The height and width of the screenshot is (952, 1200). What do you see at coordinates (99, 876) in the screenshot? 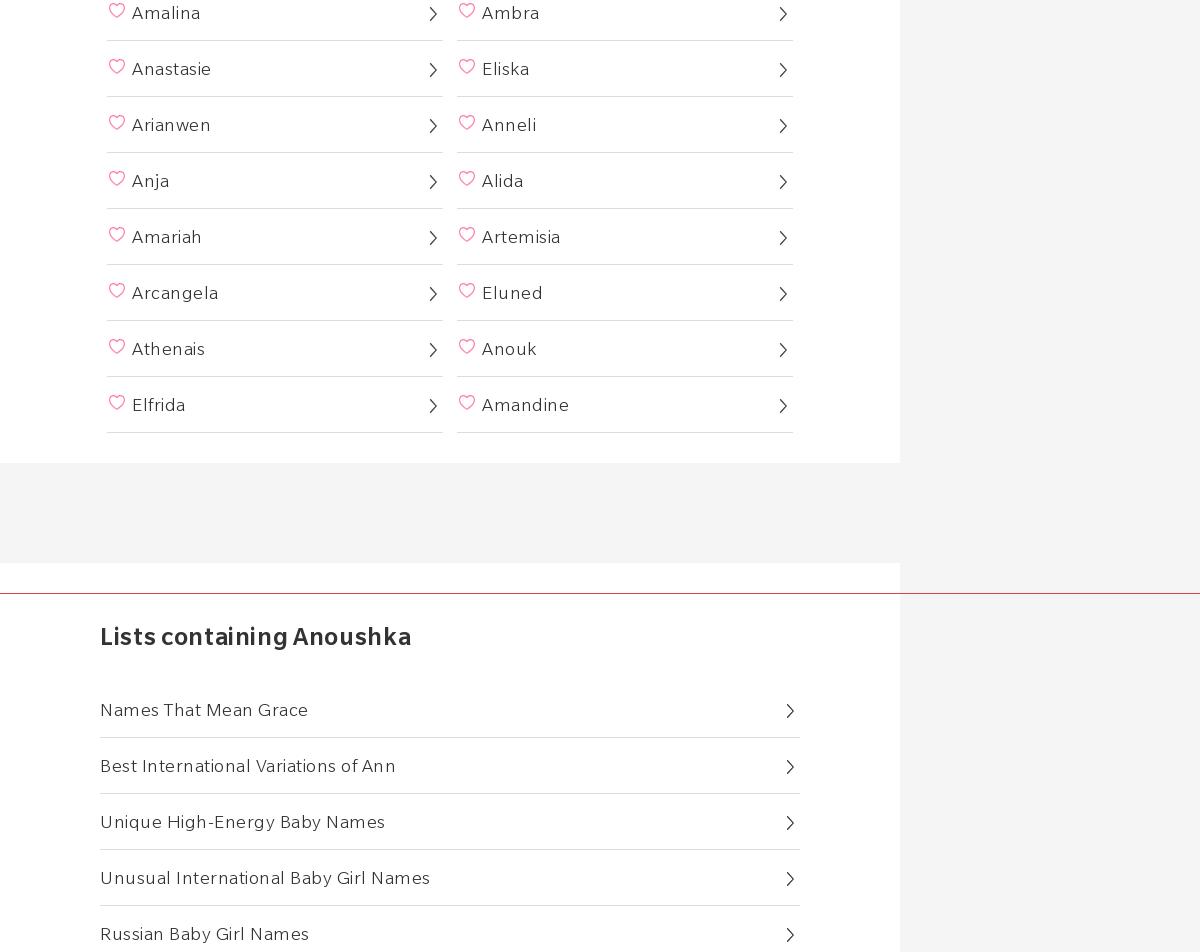
I see `'Unusual International Baby Girl Names'` at bounding box center [99, 876].